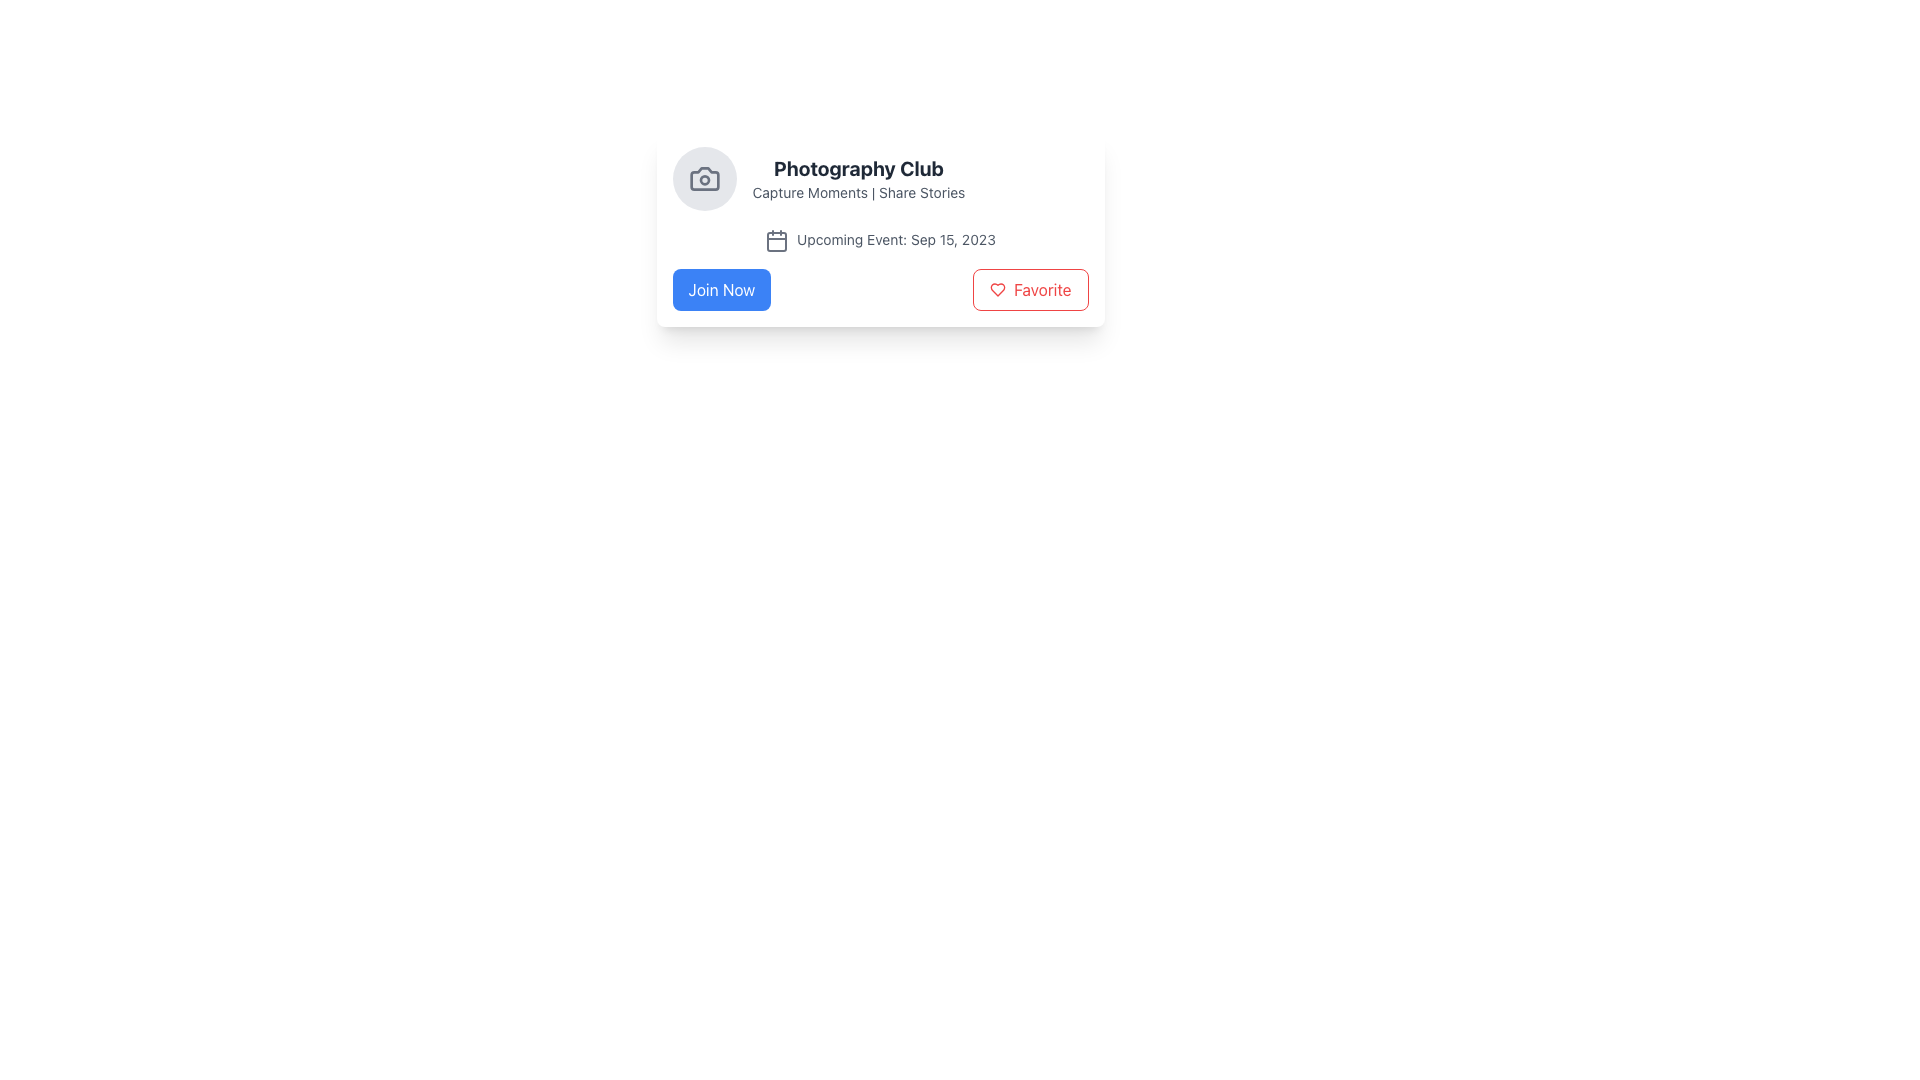 This screenshot has width=1920, height=1080. I want to click on the Text block that displays 'Photography Club' and 'Capture Moments | Share Stories', which is positioned to the right of a circular camera icon, so click(858, 177).